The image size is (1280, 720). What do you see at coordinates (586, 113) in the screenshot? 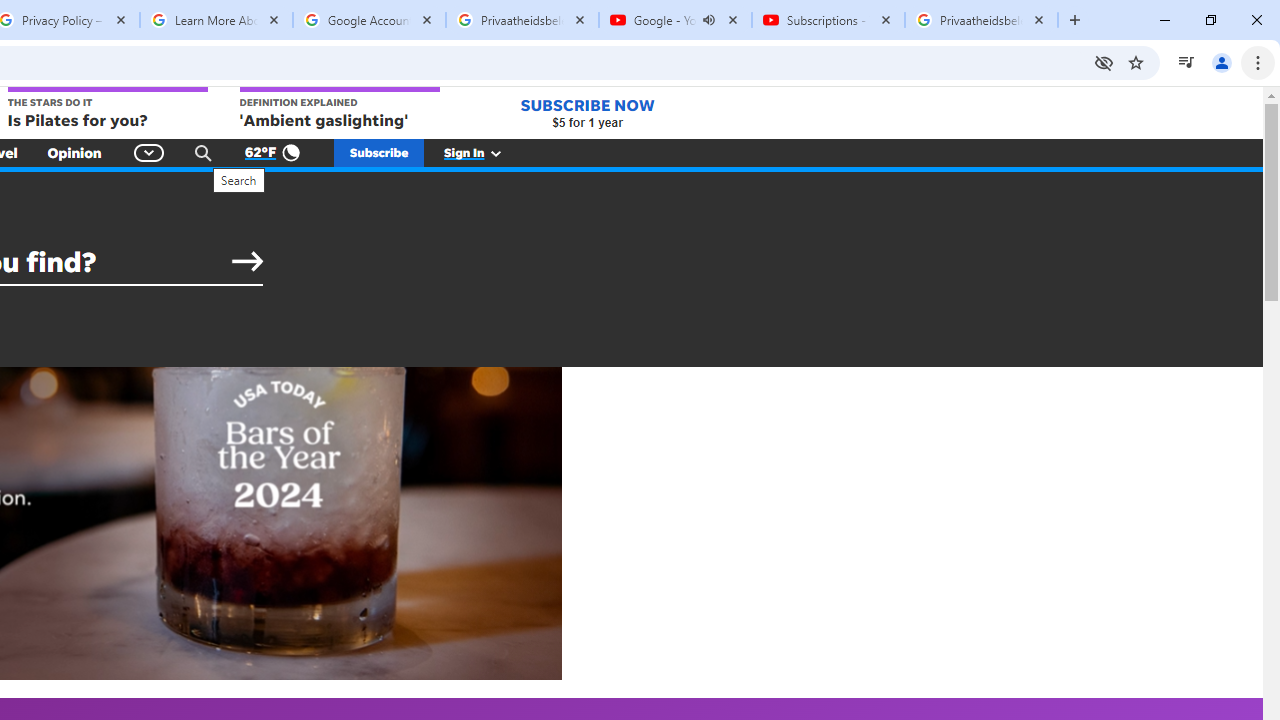
I see `'SUBSCRIBE NOW $5 for 1 year'` at bounding box center [586, 113].